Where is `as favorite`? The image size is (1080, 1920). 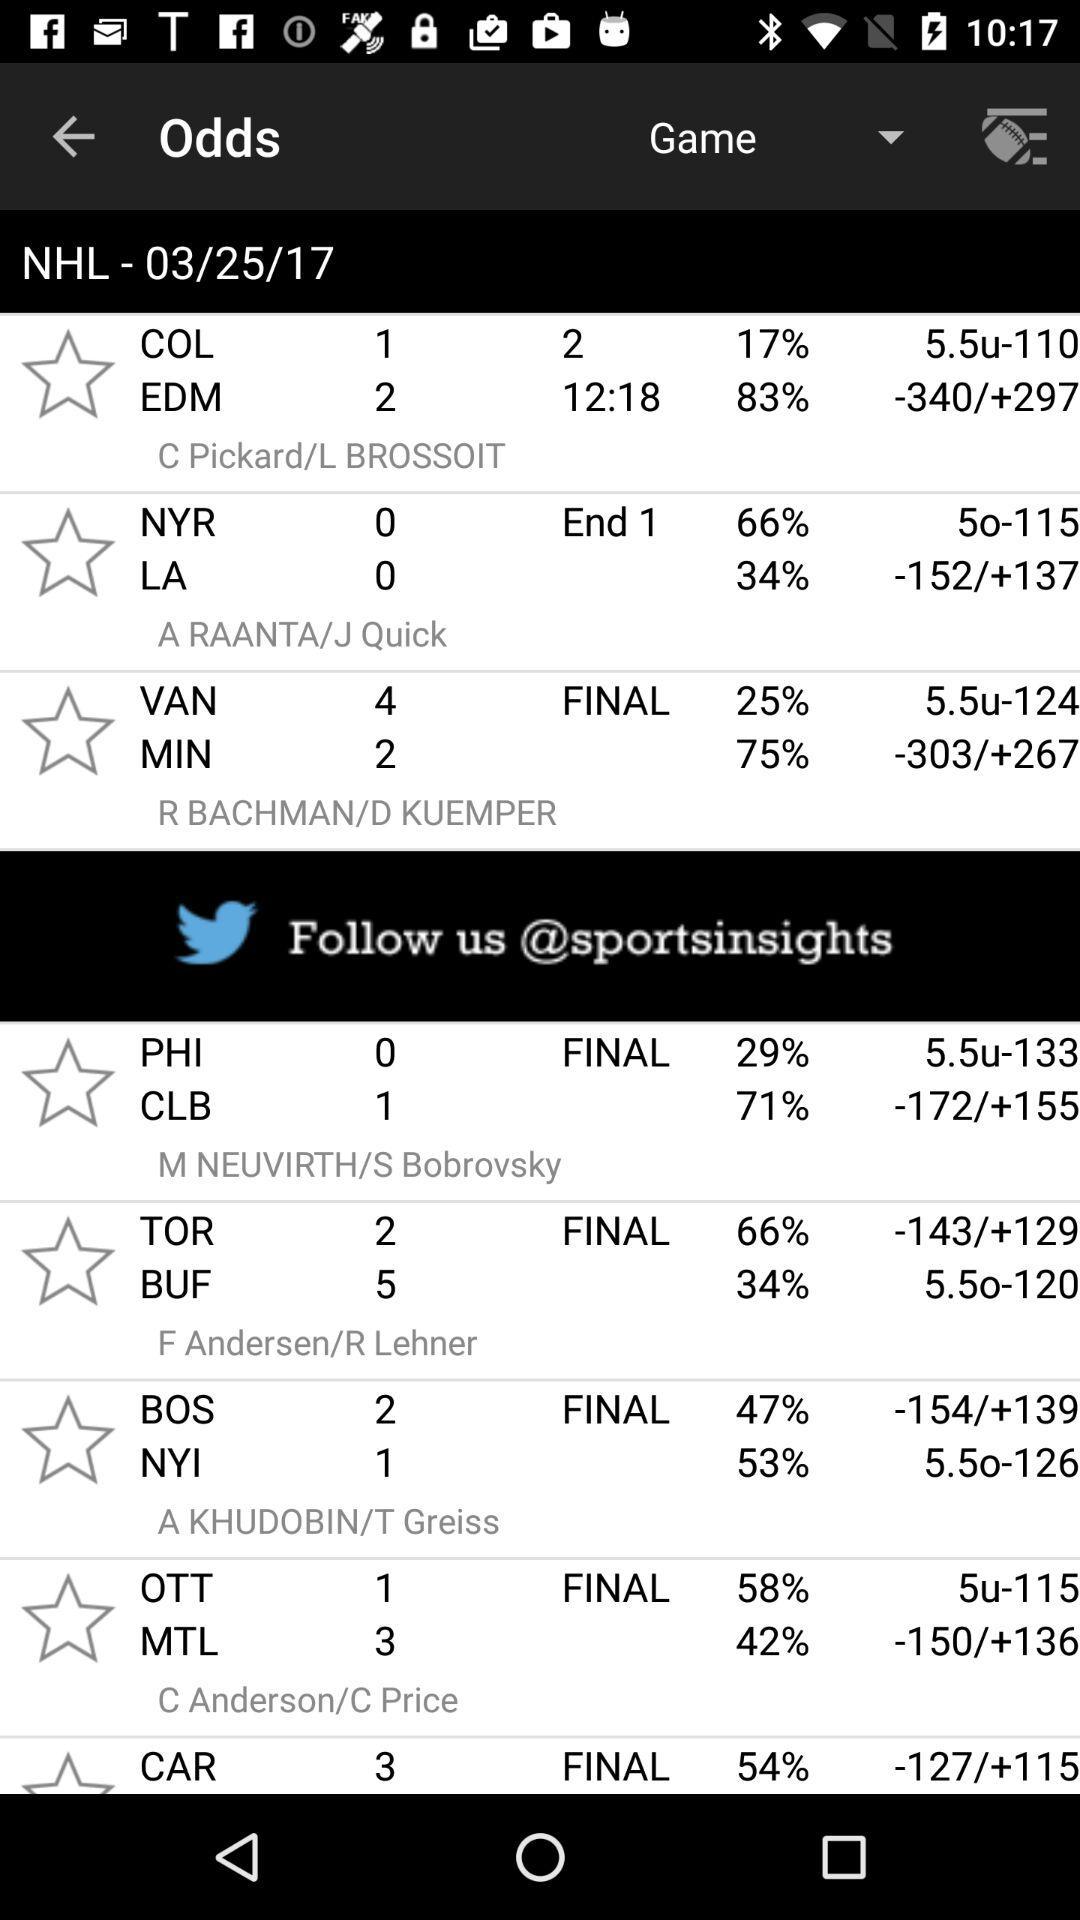
as favorite is located at coordinates (67, 729).